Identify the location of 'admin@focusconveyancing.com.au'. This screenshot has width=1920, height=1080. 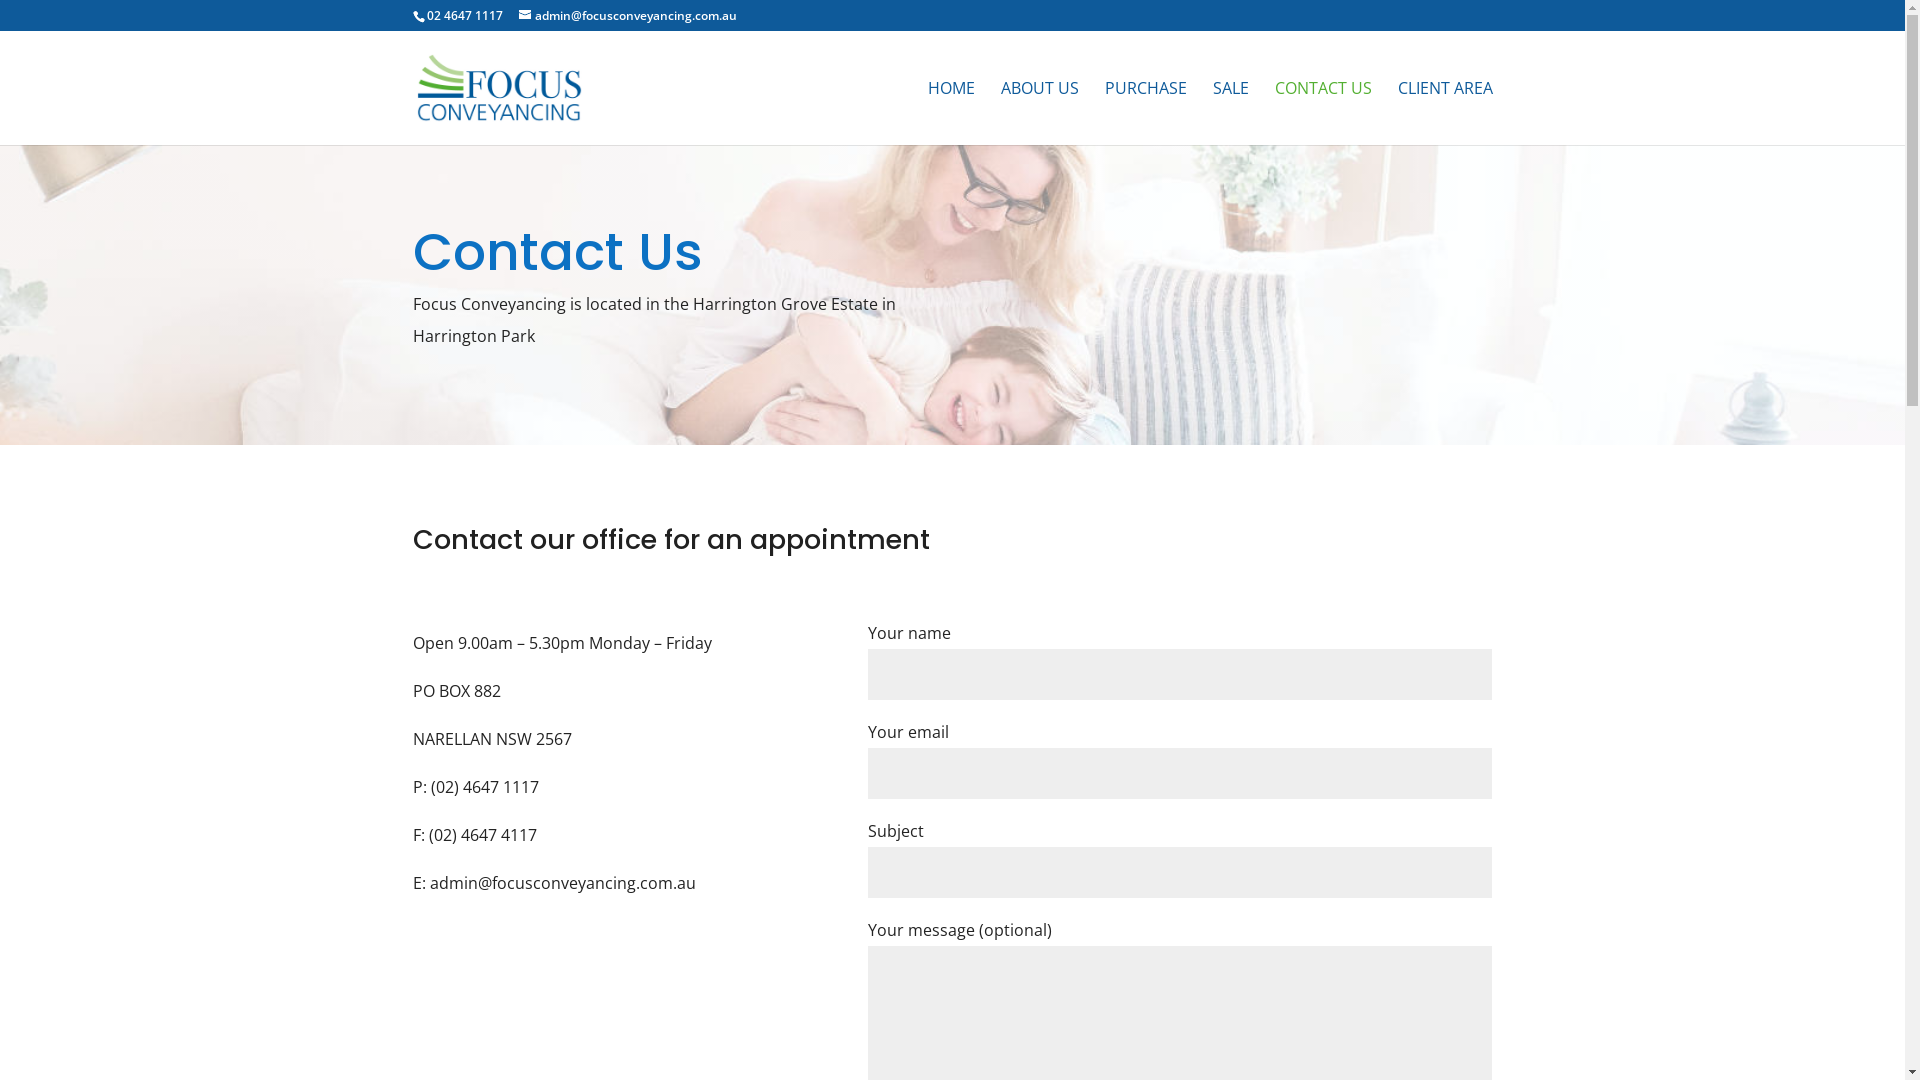
(626, 15).